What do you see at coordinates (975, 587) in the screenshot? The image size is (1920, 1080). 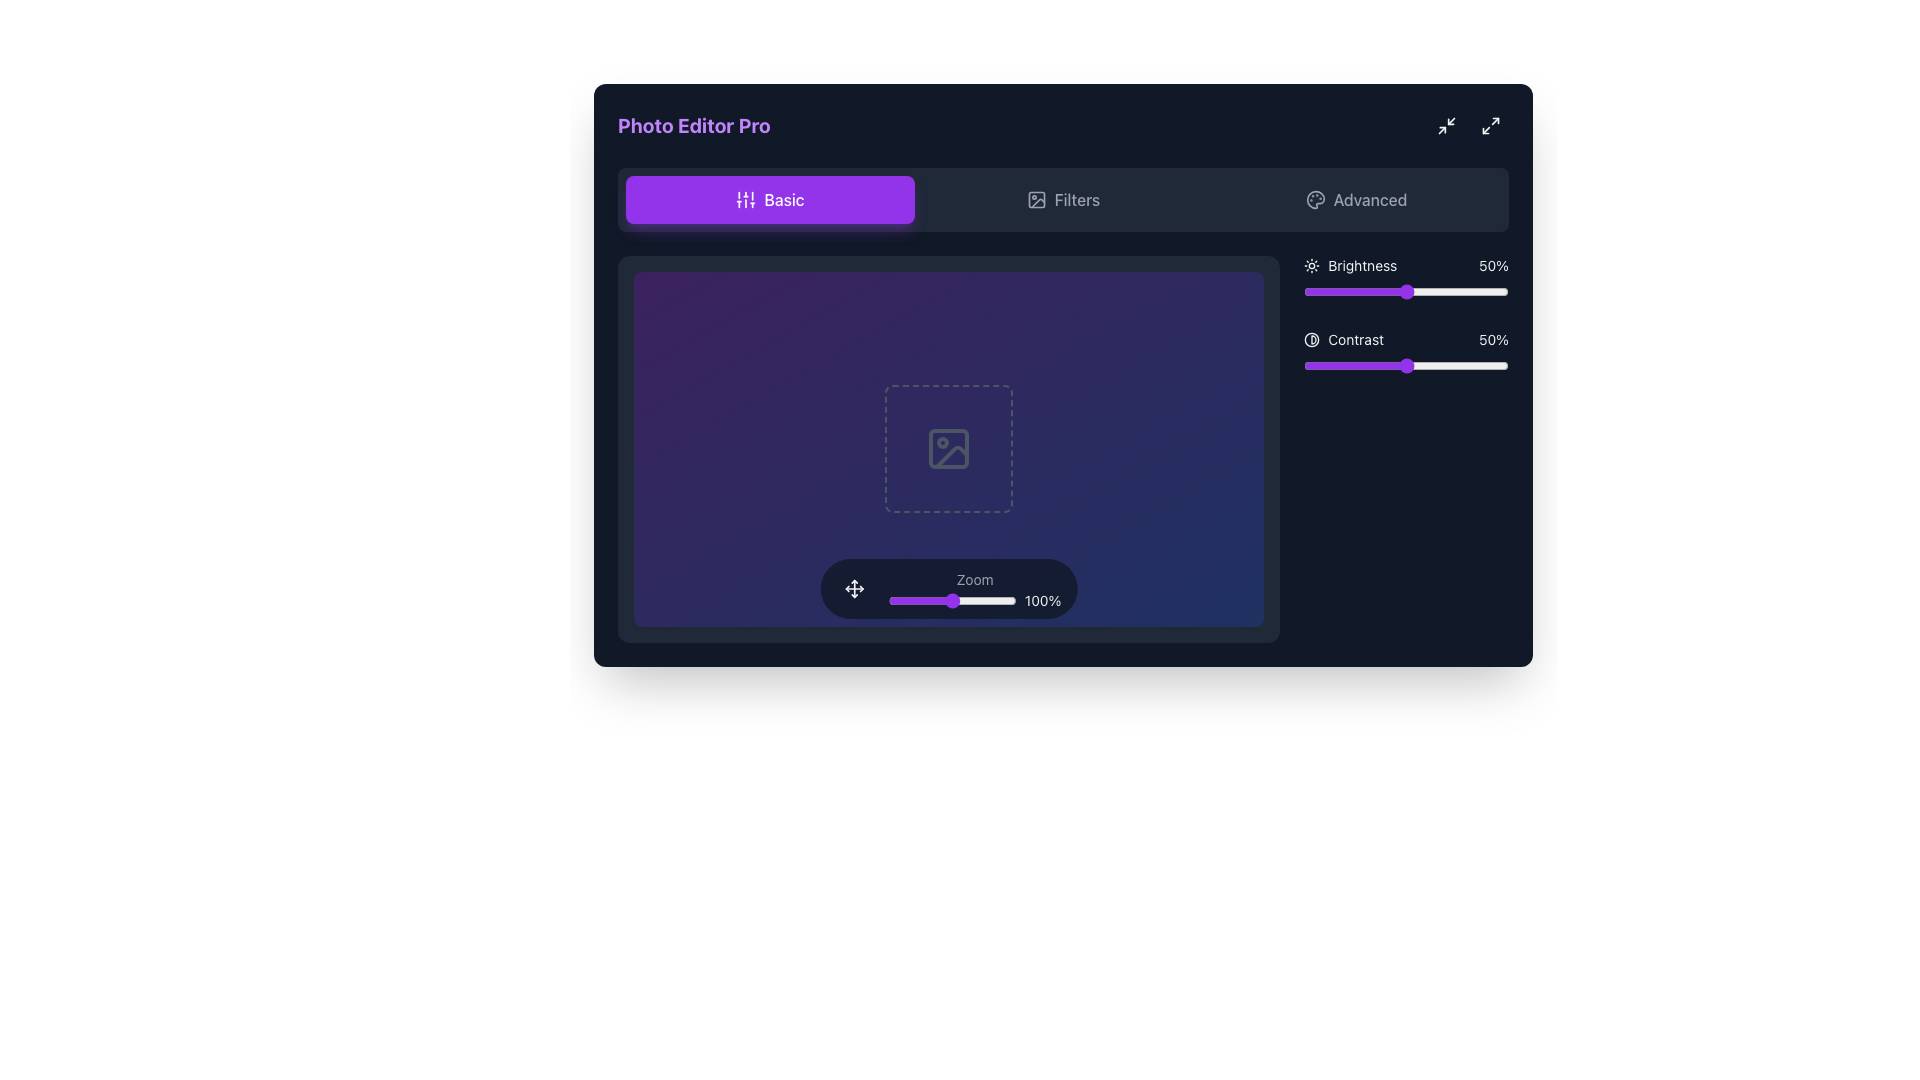 I see `the slider labeled '100%' under the text 'Zoom'` at bounding box center [975, 587].